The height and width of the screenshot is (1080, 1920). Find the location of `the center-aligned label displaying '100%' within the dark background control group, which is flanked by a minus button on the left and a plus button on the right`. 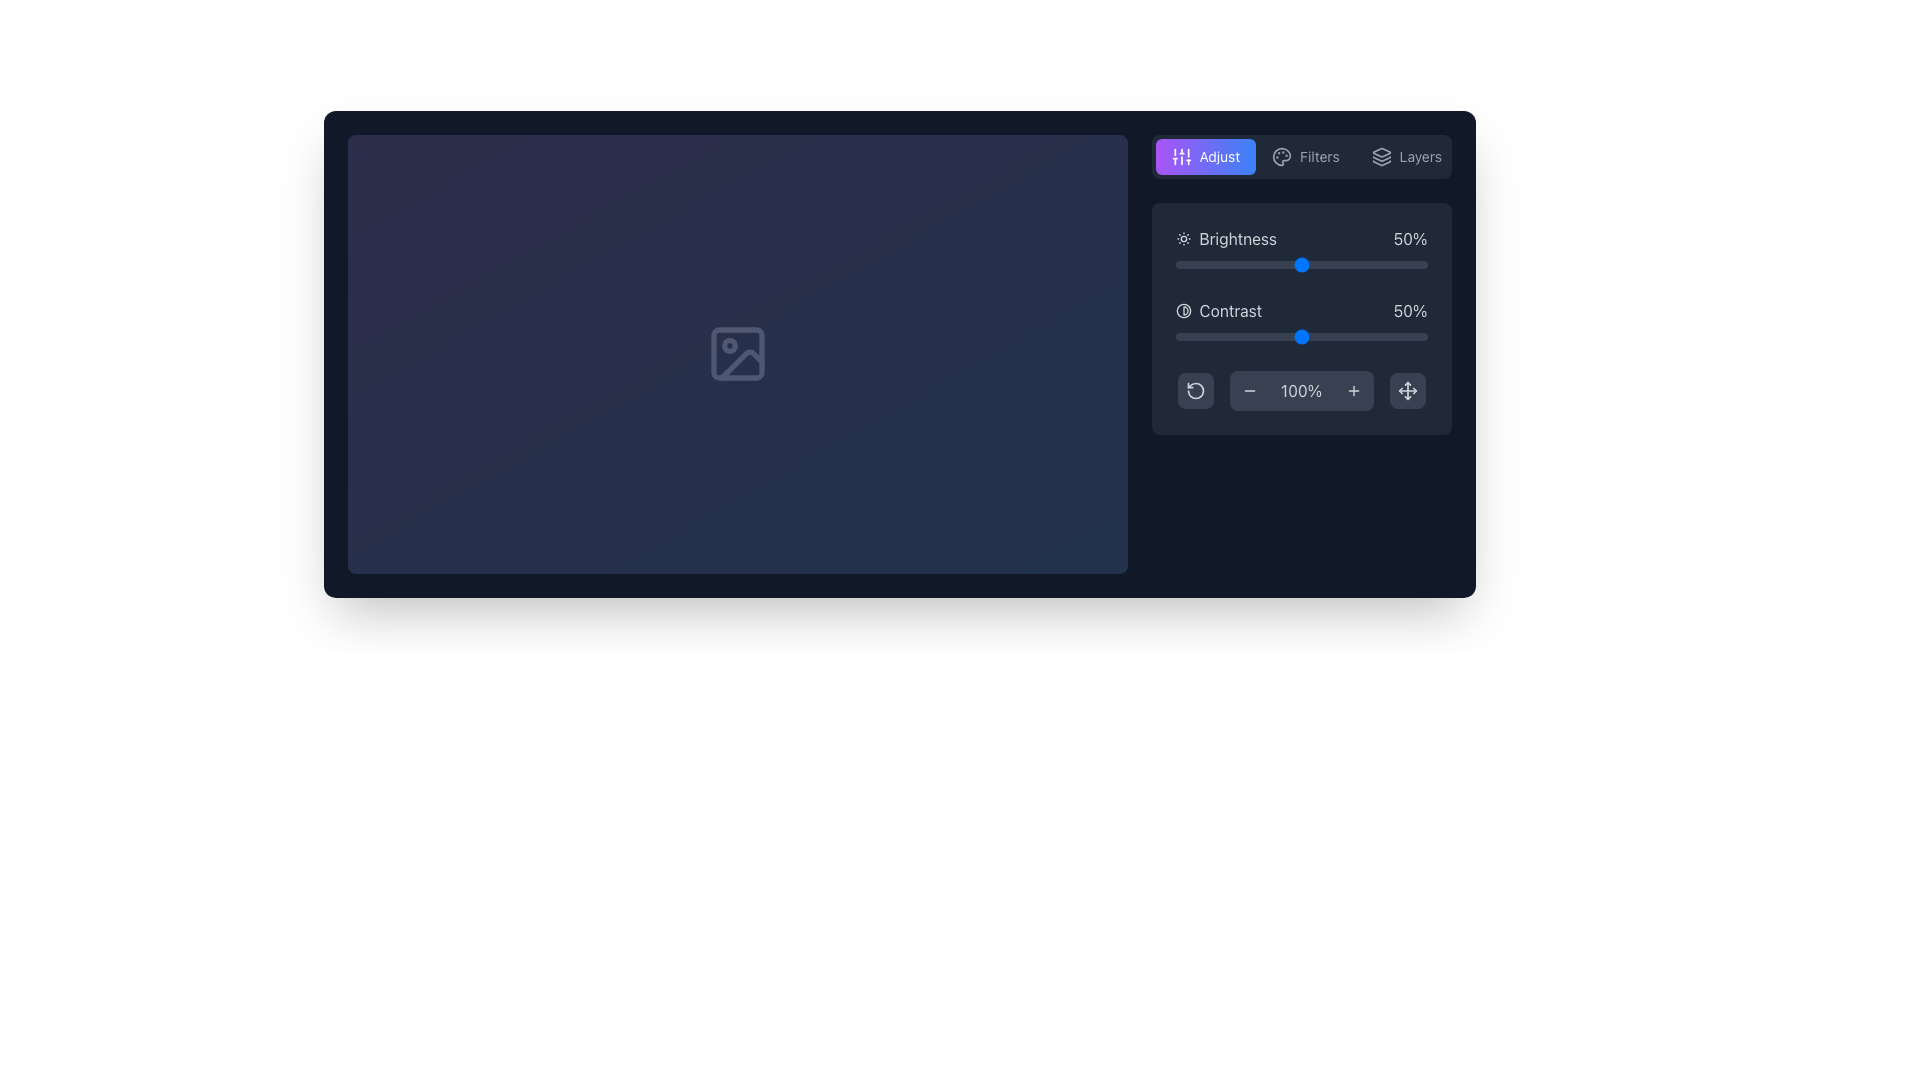

the center-aligned label displaying '100%' within the dark background control group, which is flanked by a minus button on the left and a plus button on the right is located at coordinates (1301, 390).